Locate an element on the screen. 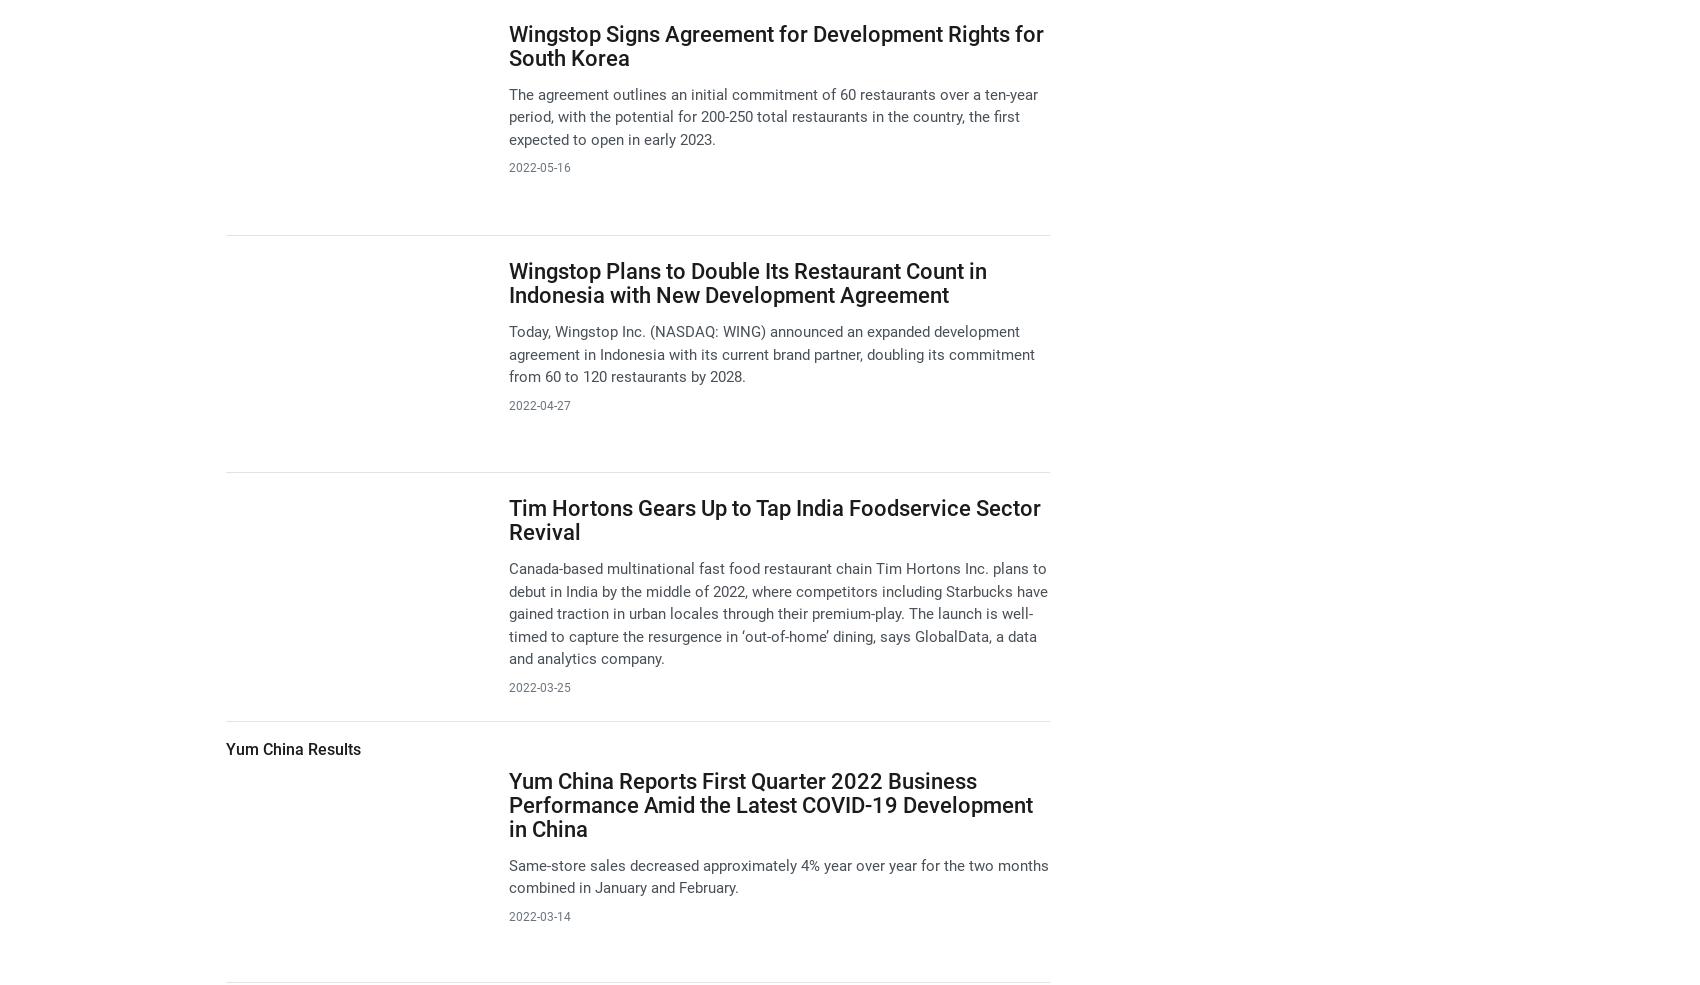 This screenshot has width=1700, height=985. '2022-03-25' is located at coordinates (538, 686).